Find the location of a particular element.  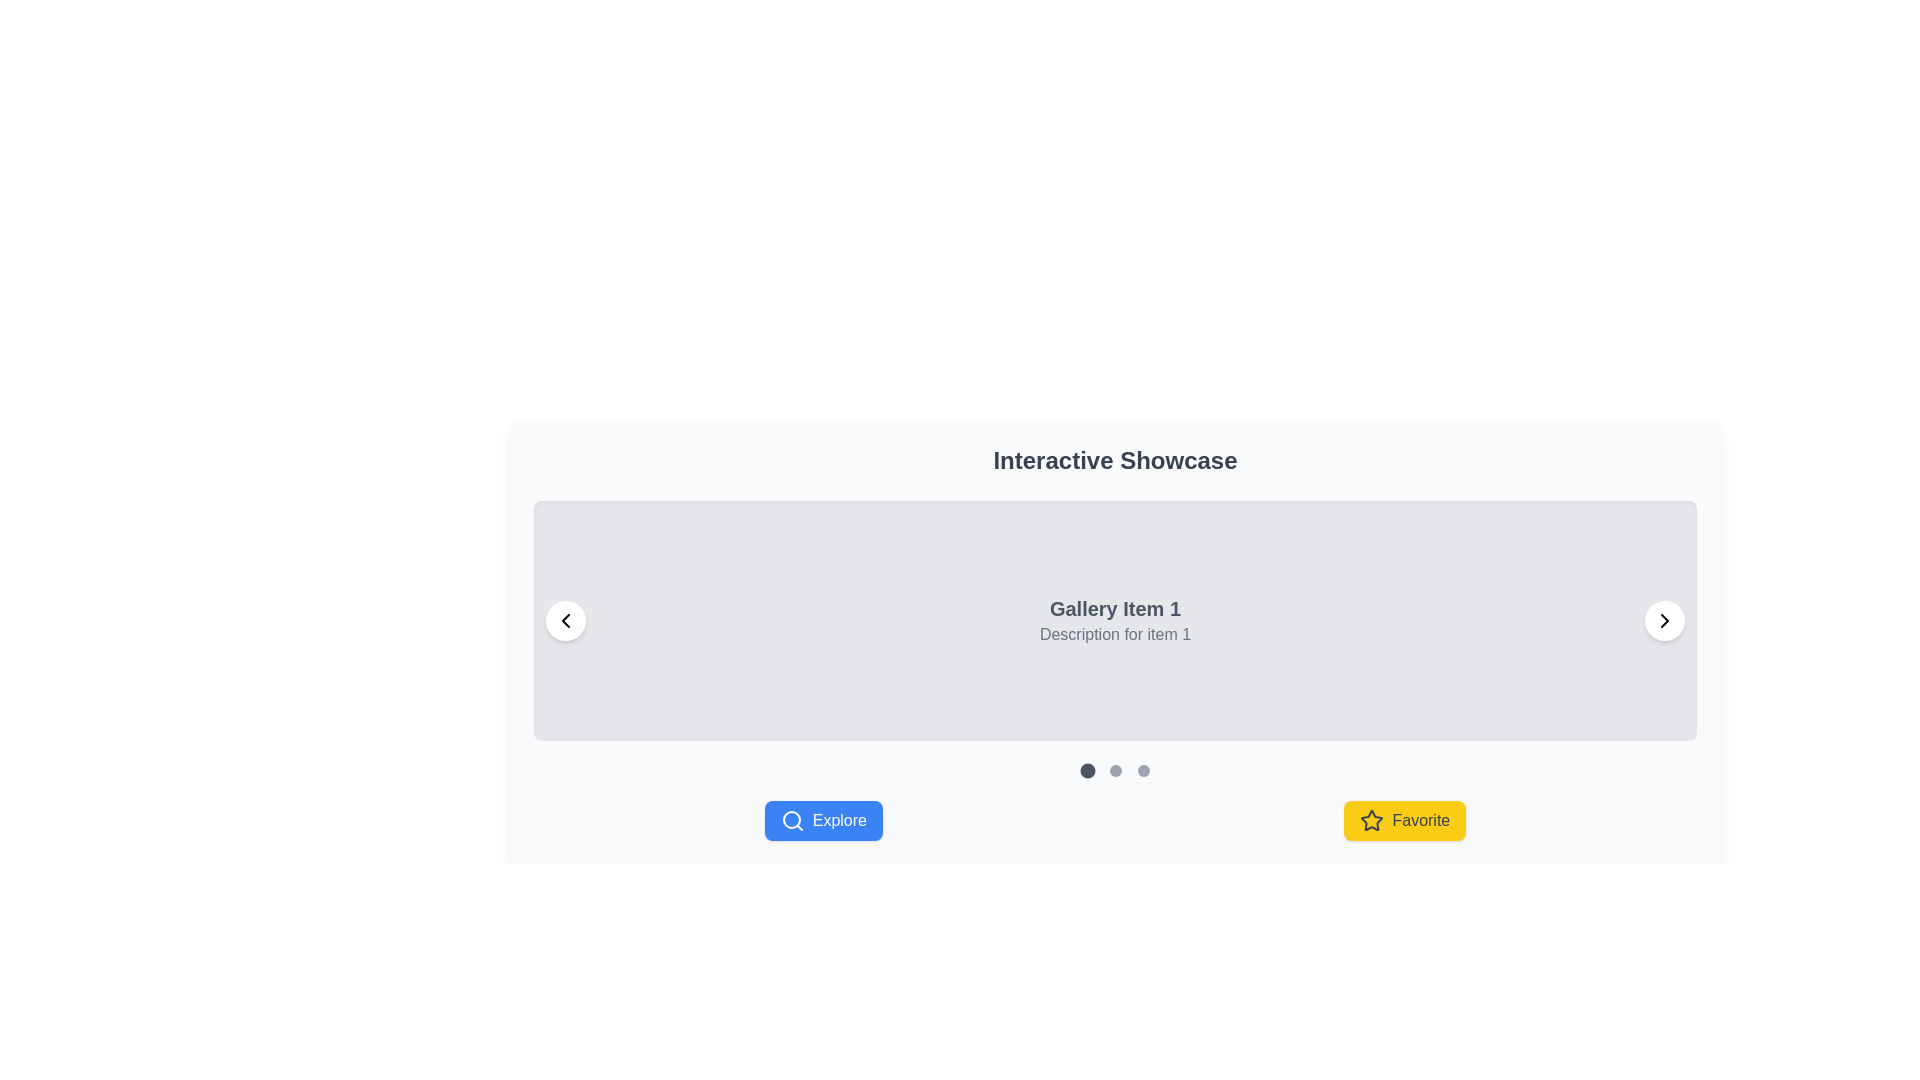

the 'Favorite' button to mark an item as a favorite or remove it from the favorites list is located at coordinates (1371, 820).